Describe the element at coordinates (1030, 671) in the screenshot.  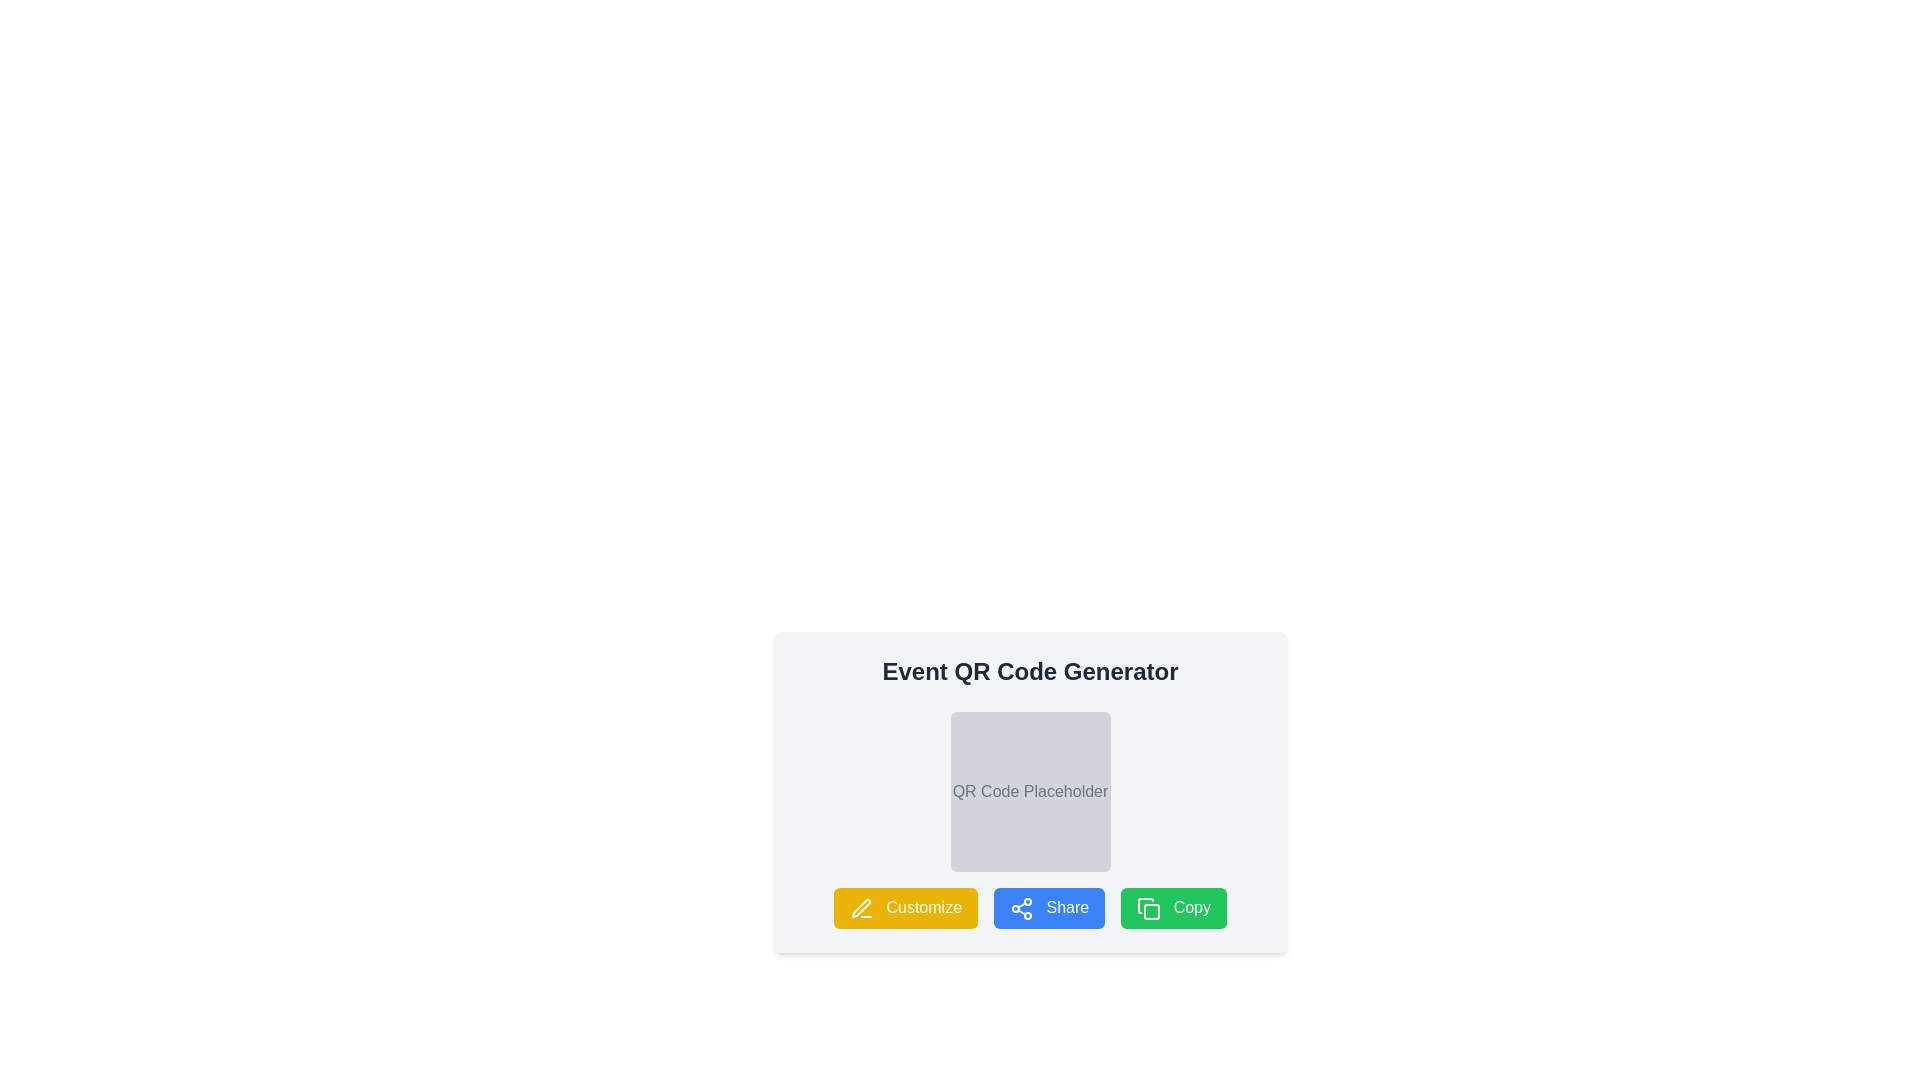
I see `the static text header labeled 'Event QR Code Generator' which is prominently displayed in bold typography on a white background card` at that location.